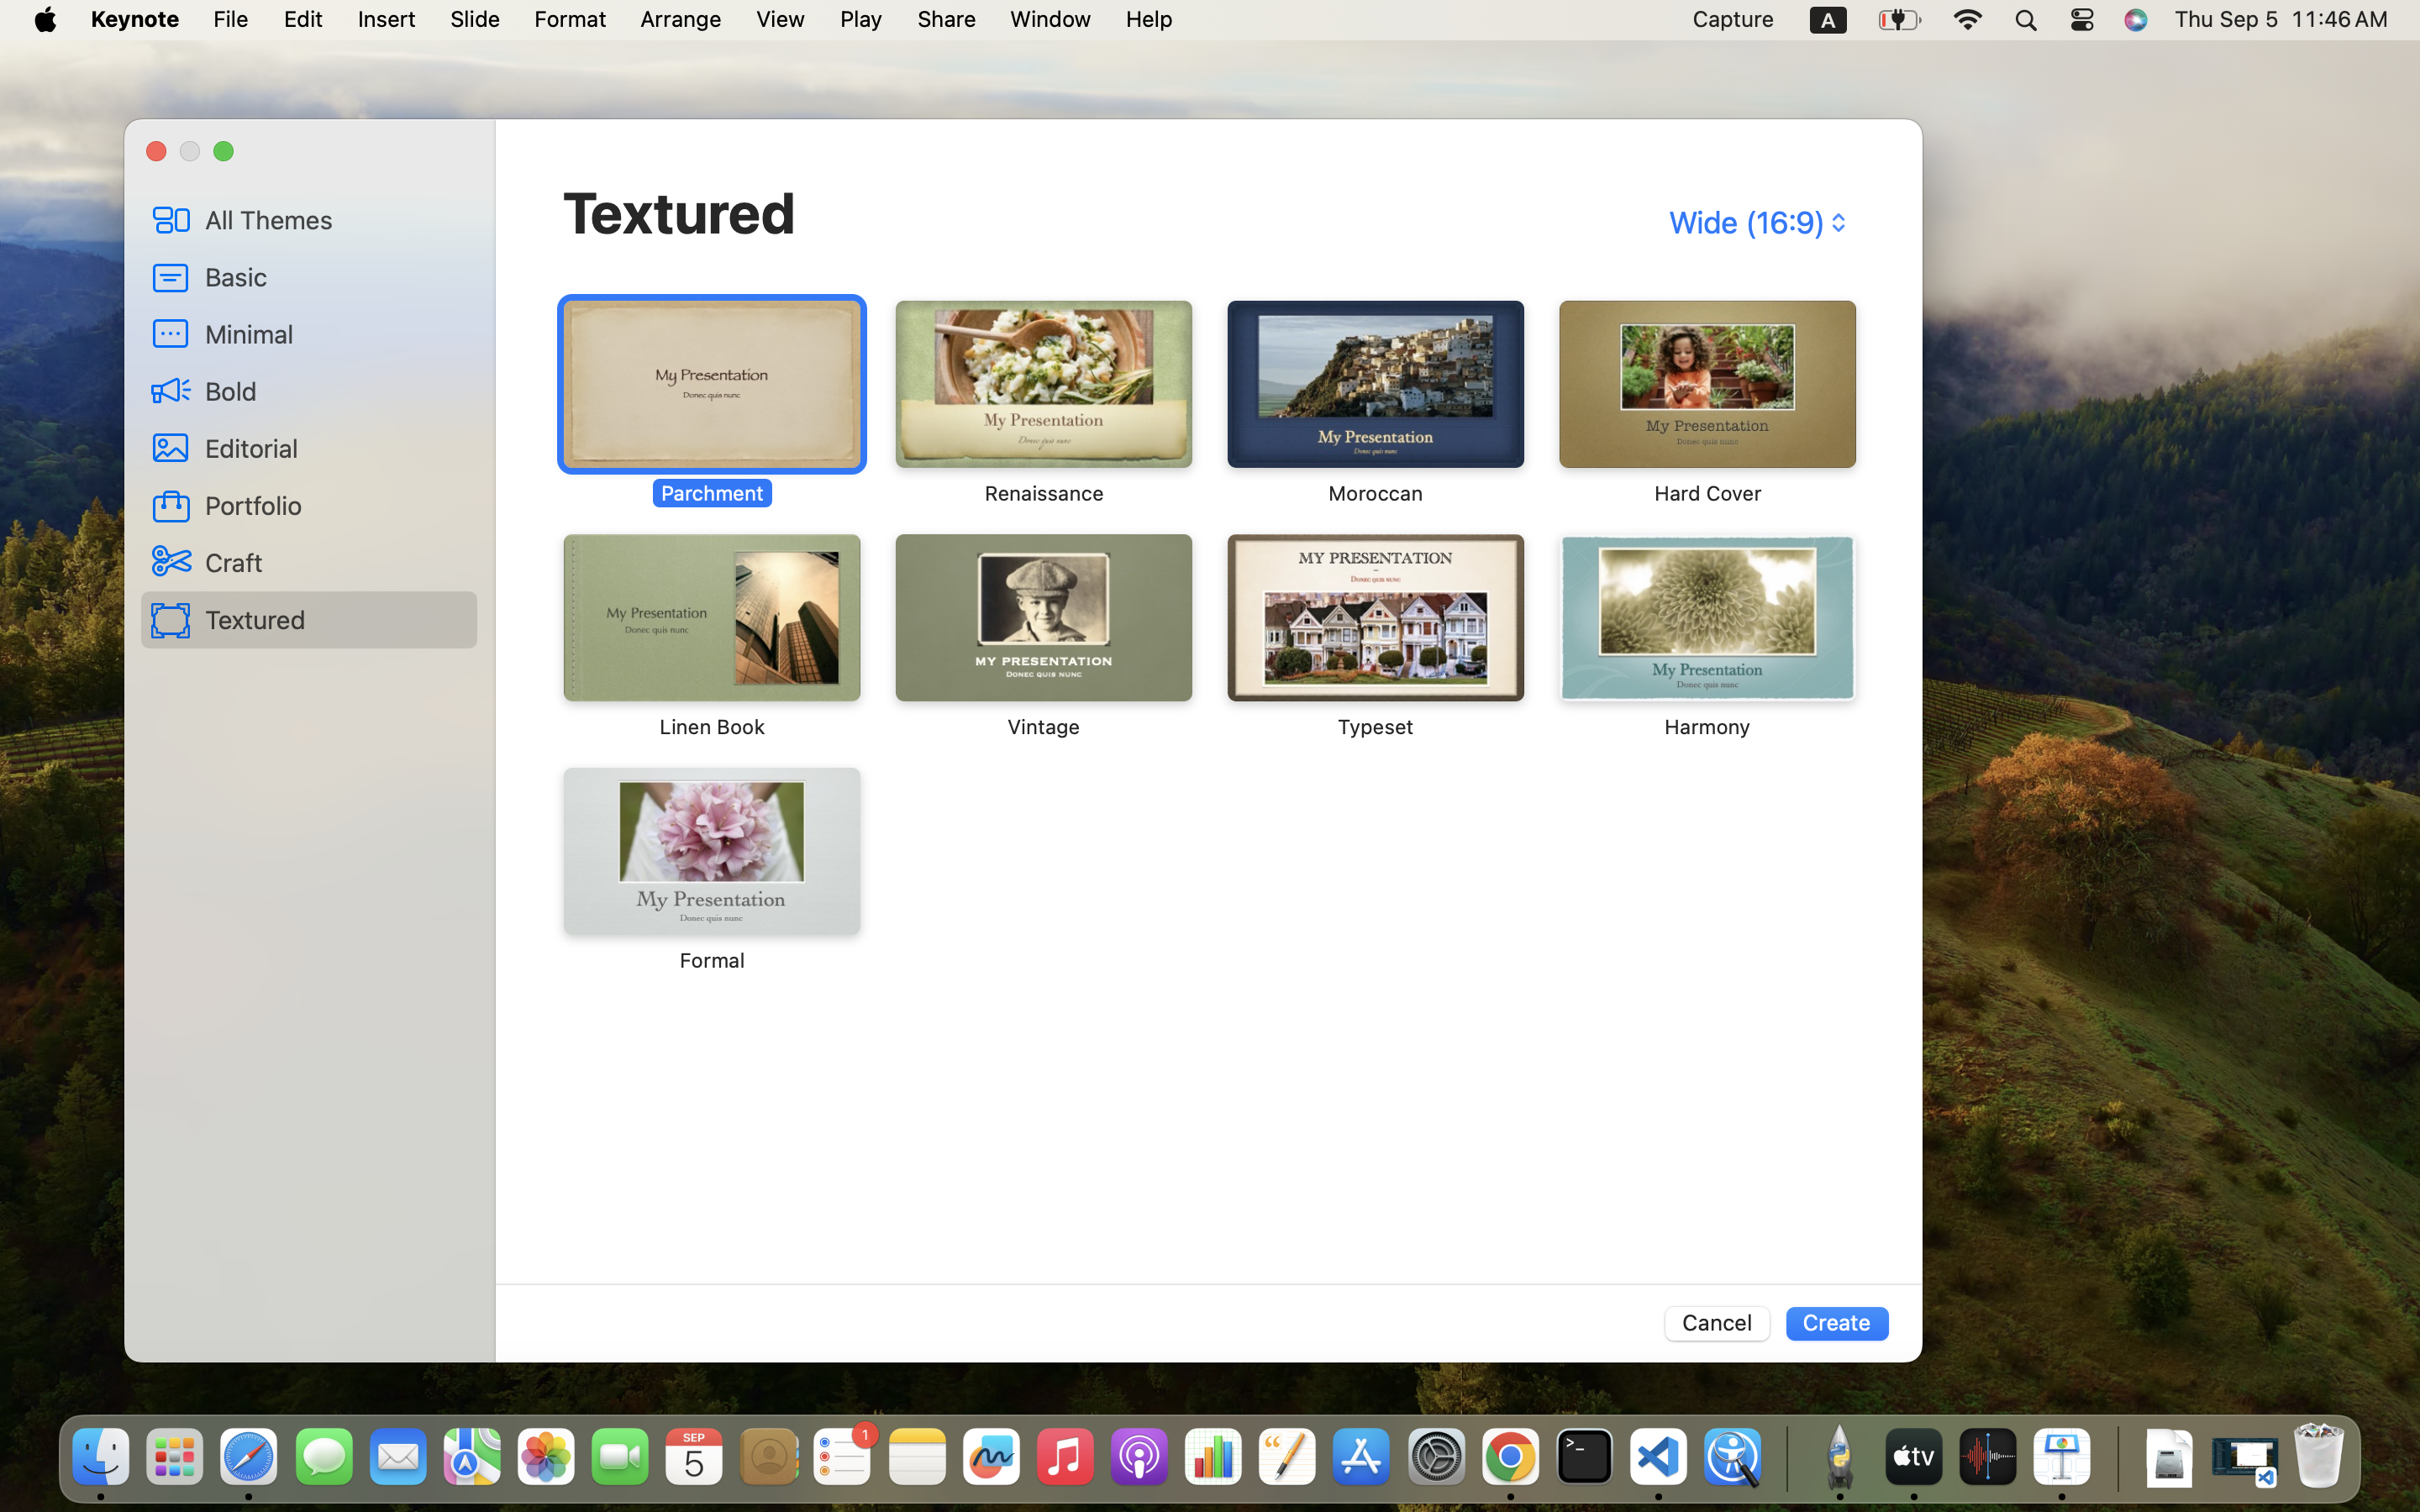  I want to click on 'Craft', so click(334, 561).